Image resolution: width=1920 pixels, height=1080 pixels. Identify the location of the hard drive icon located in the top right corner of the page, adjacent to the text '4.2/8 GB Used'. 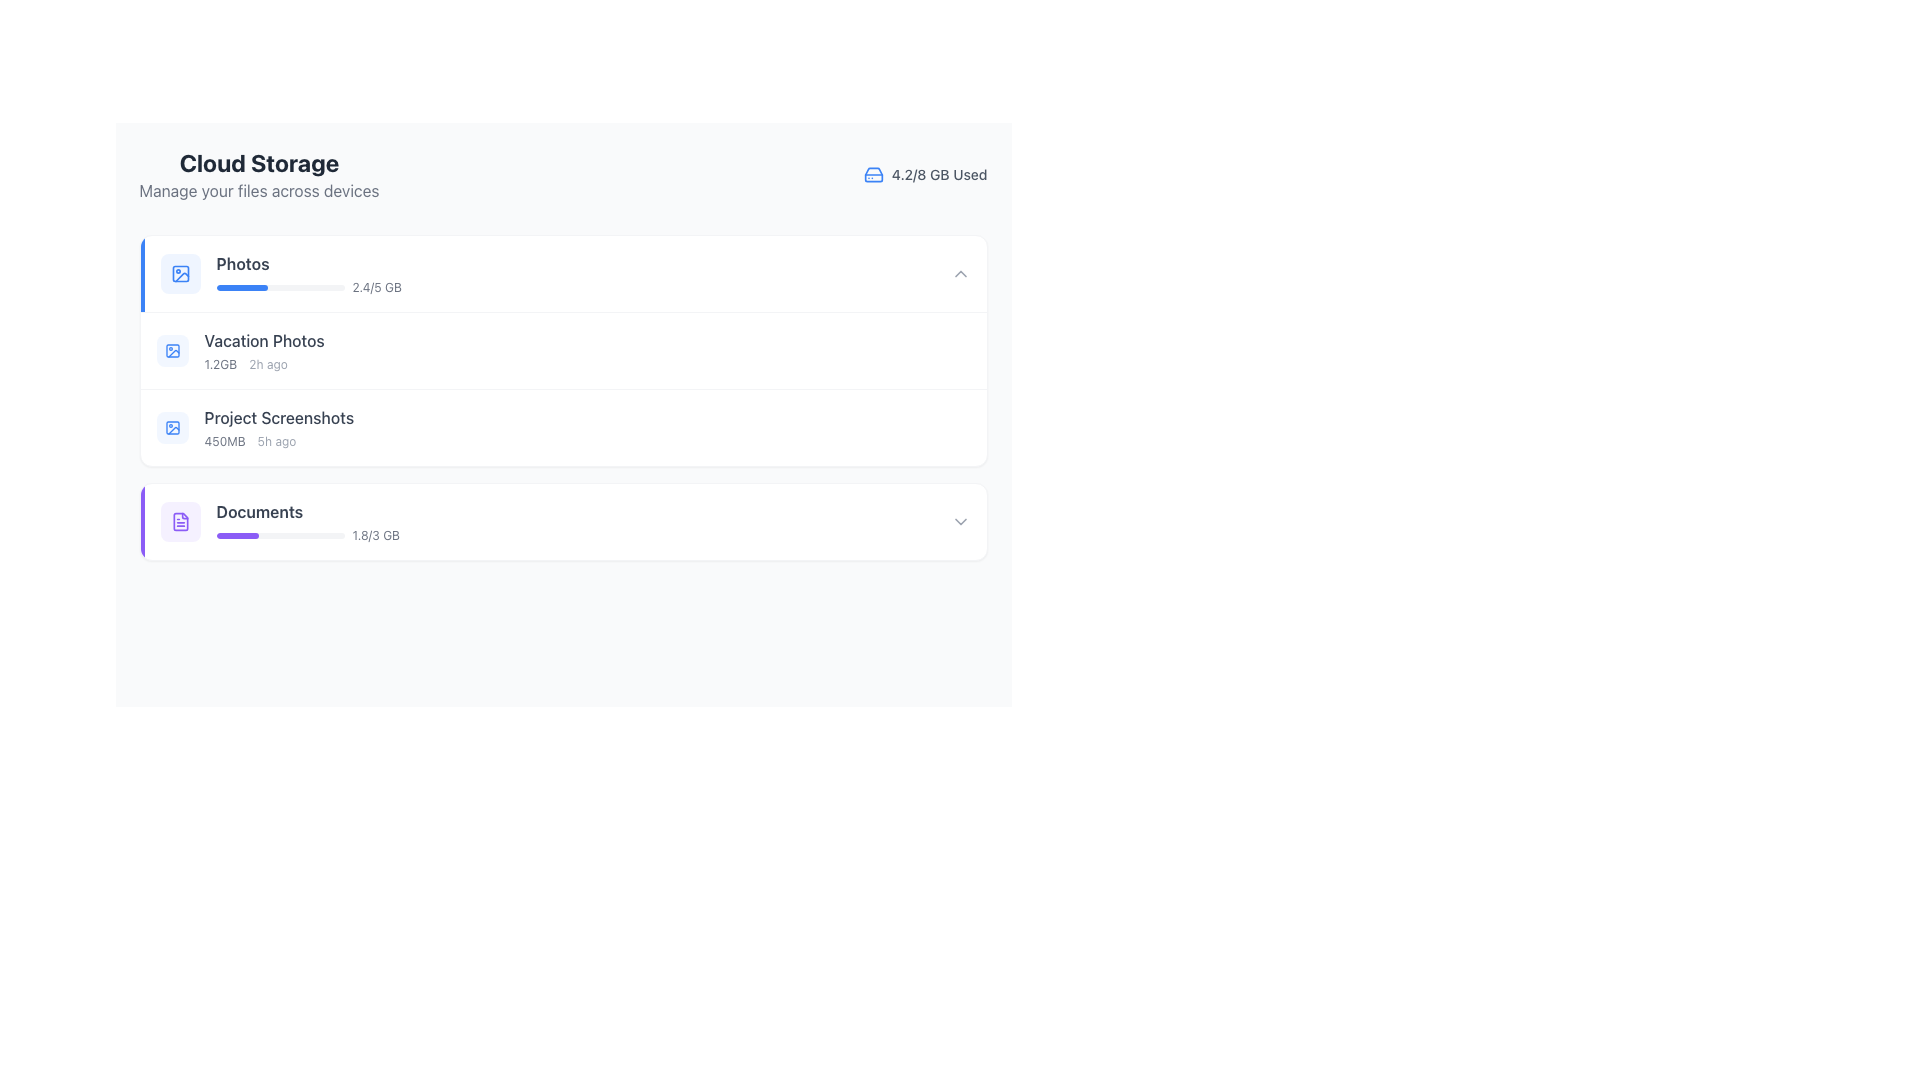
(873, 173).